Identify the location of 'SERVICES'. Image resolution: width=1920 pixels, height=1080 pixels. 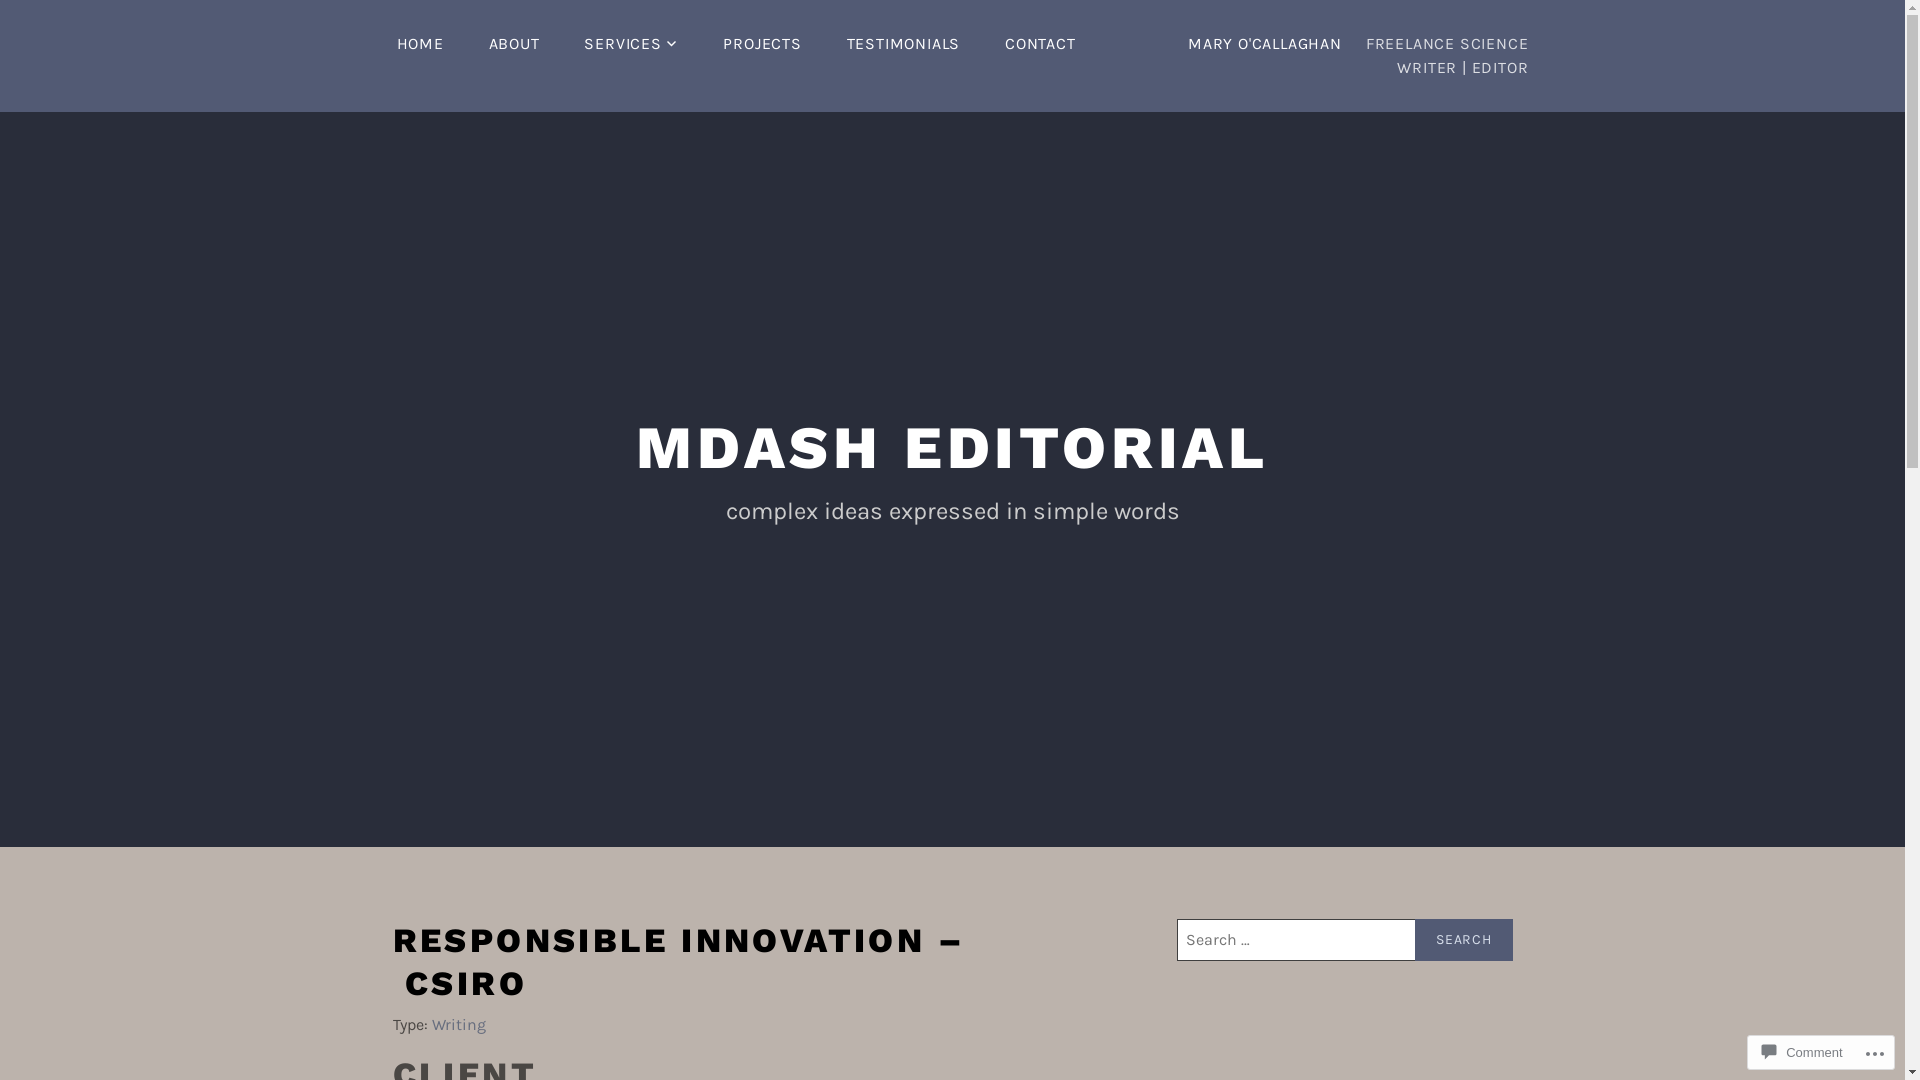
(629, 43).